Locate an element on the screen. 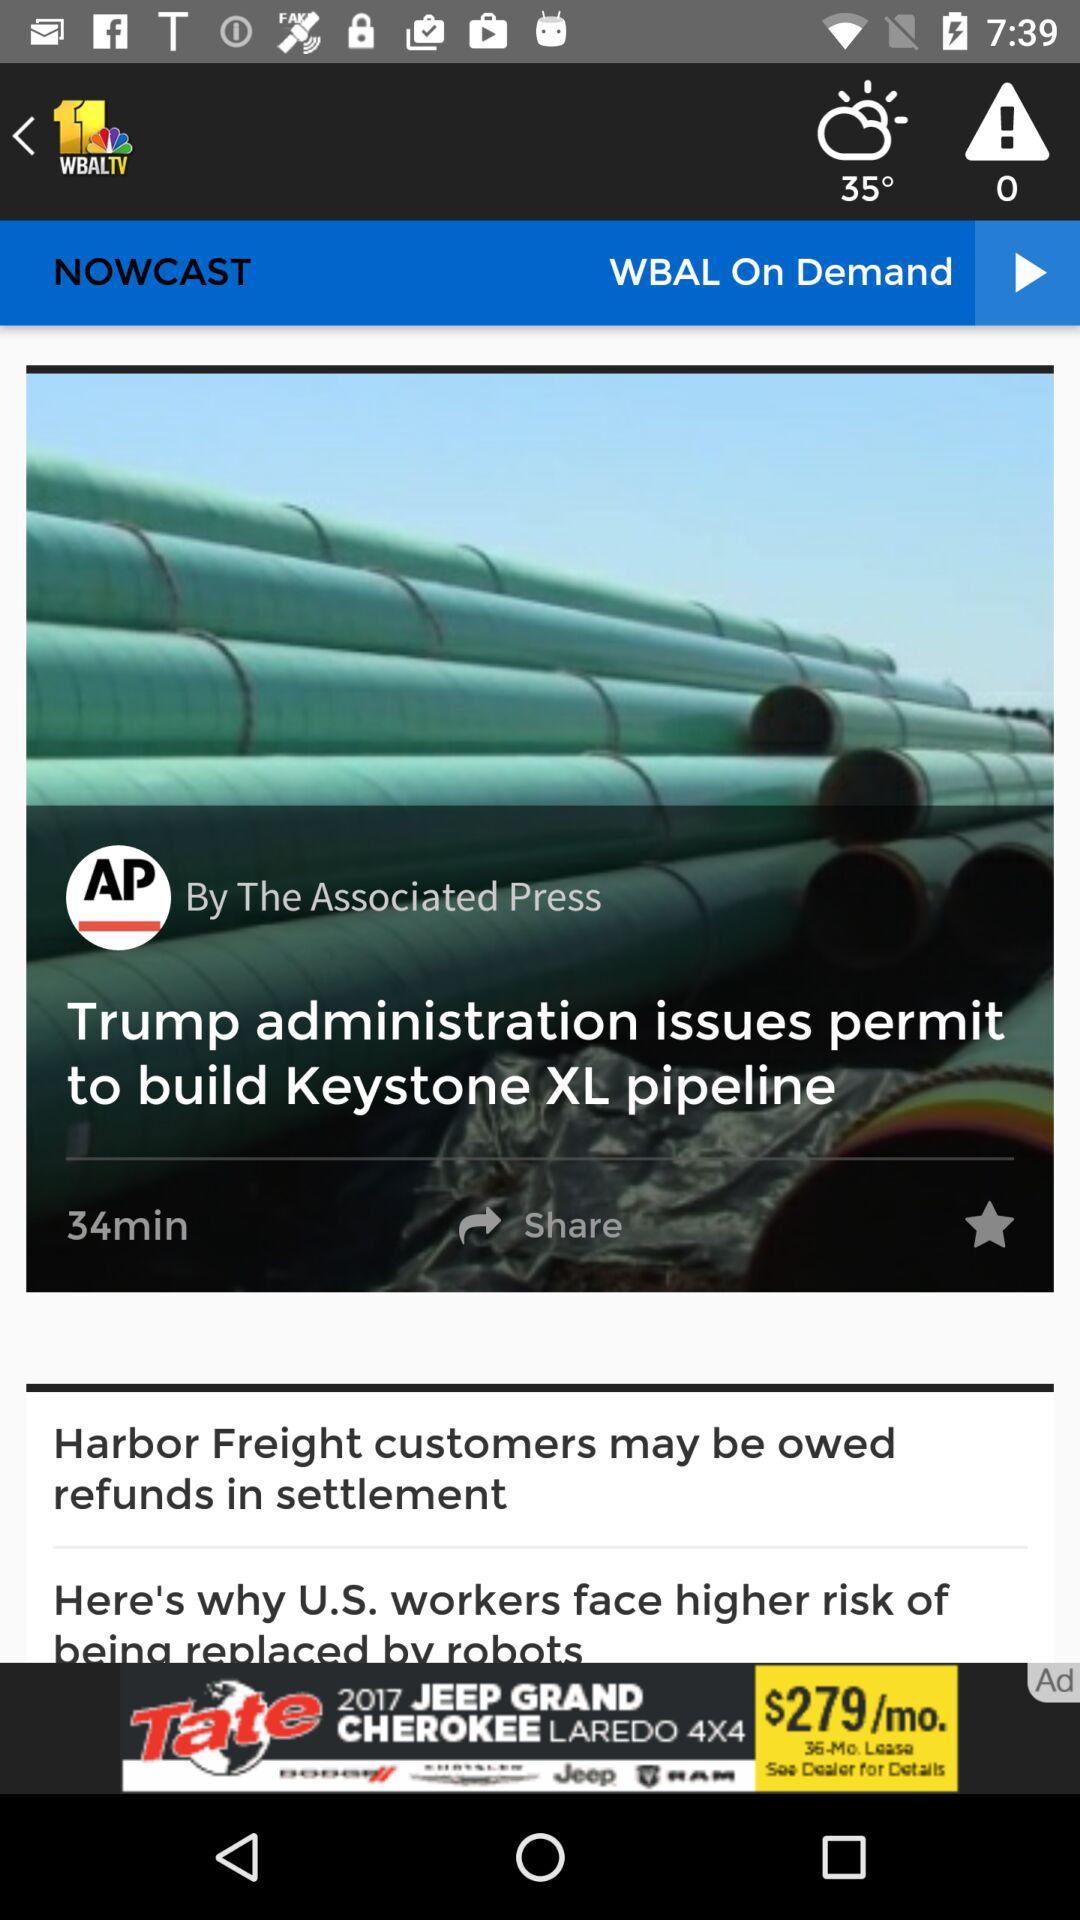 The height and width of the screenshot is (1920, 1080). advertisement is located at coordinates (540, 1727).